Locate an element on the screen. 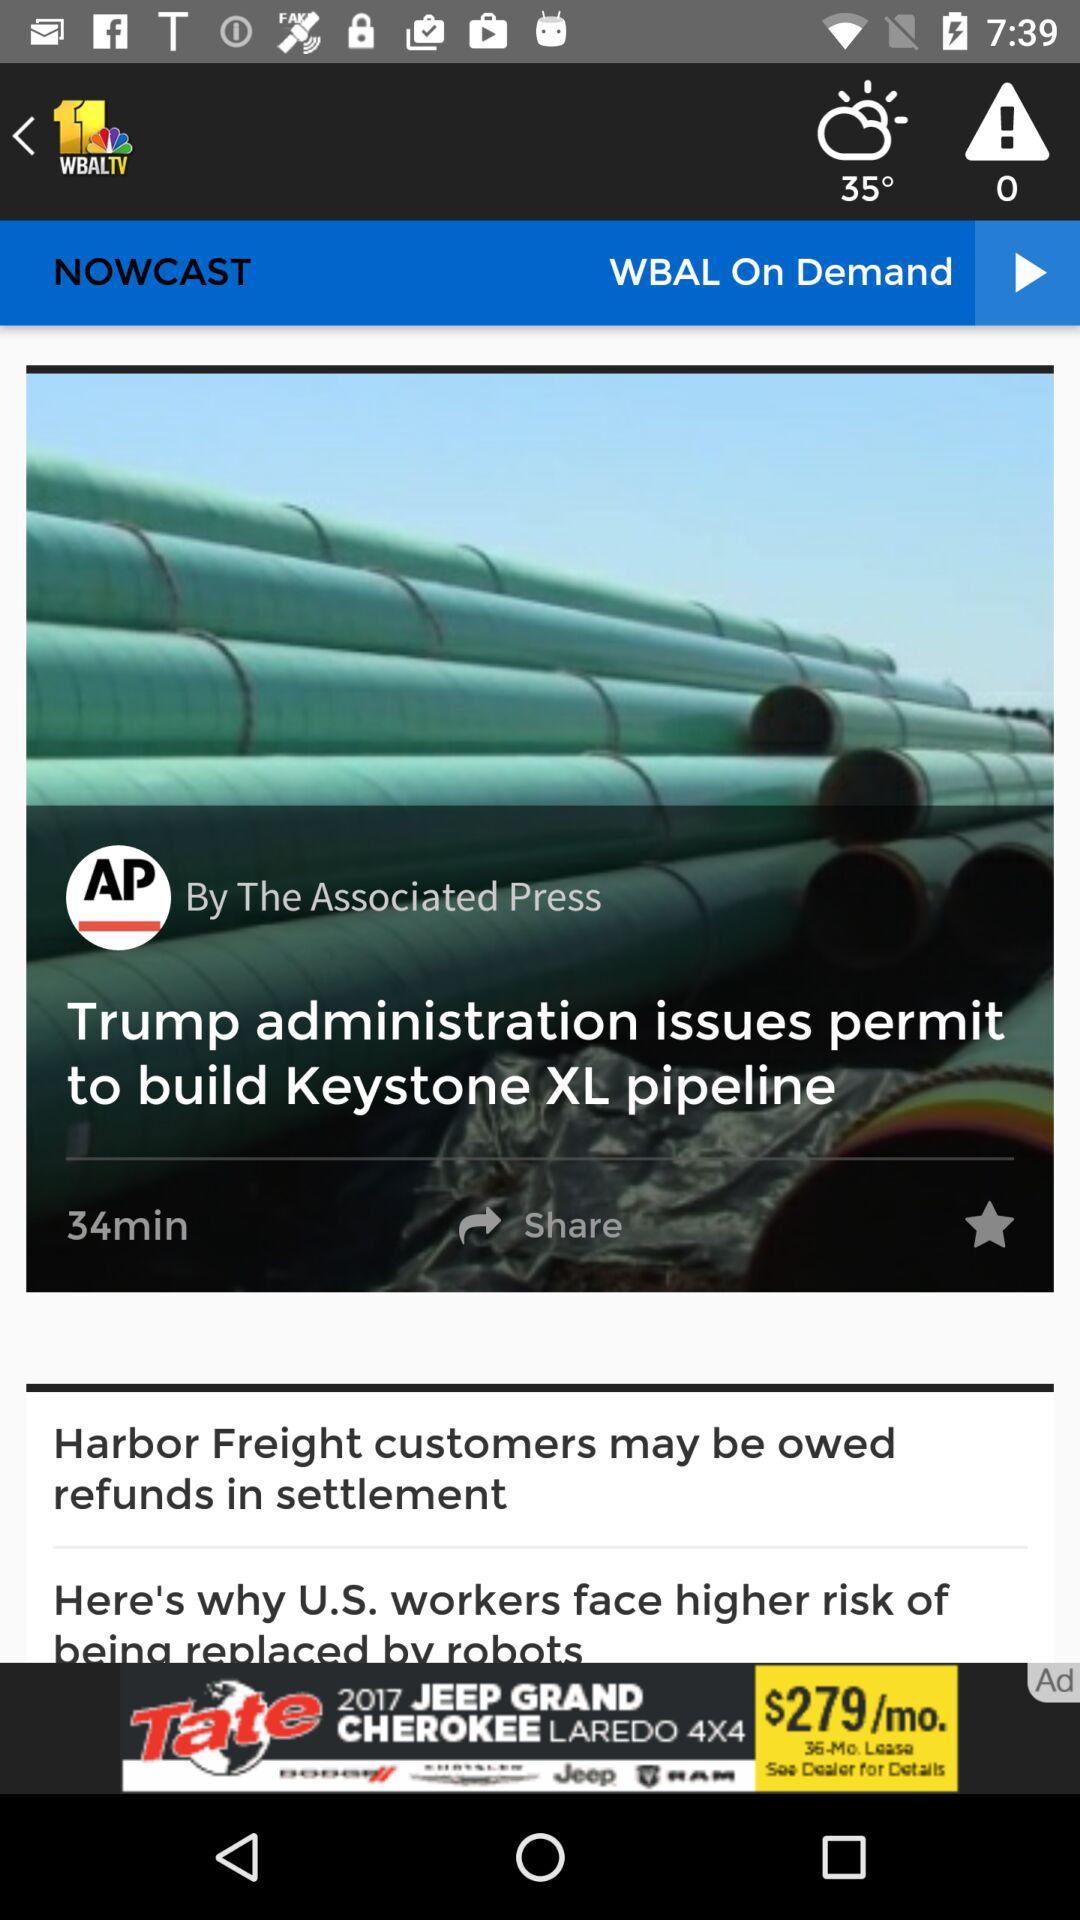 The height and width of the screenshot is (1920, 1080). advertisement is located at coordinates (540, 1727).